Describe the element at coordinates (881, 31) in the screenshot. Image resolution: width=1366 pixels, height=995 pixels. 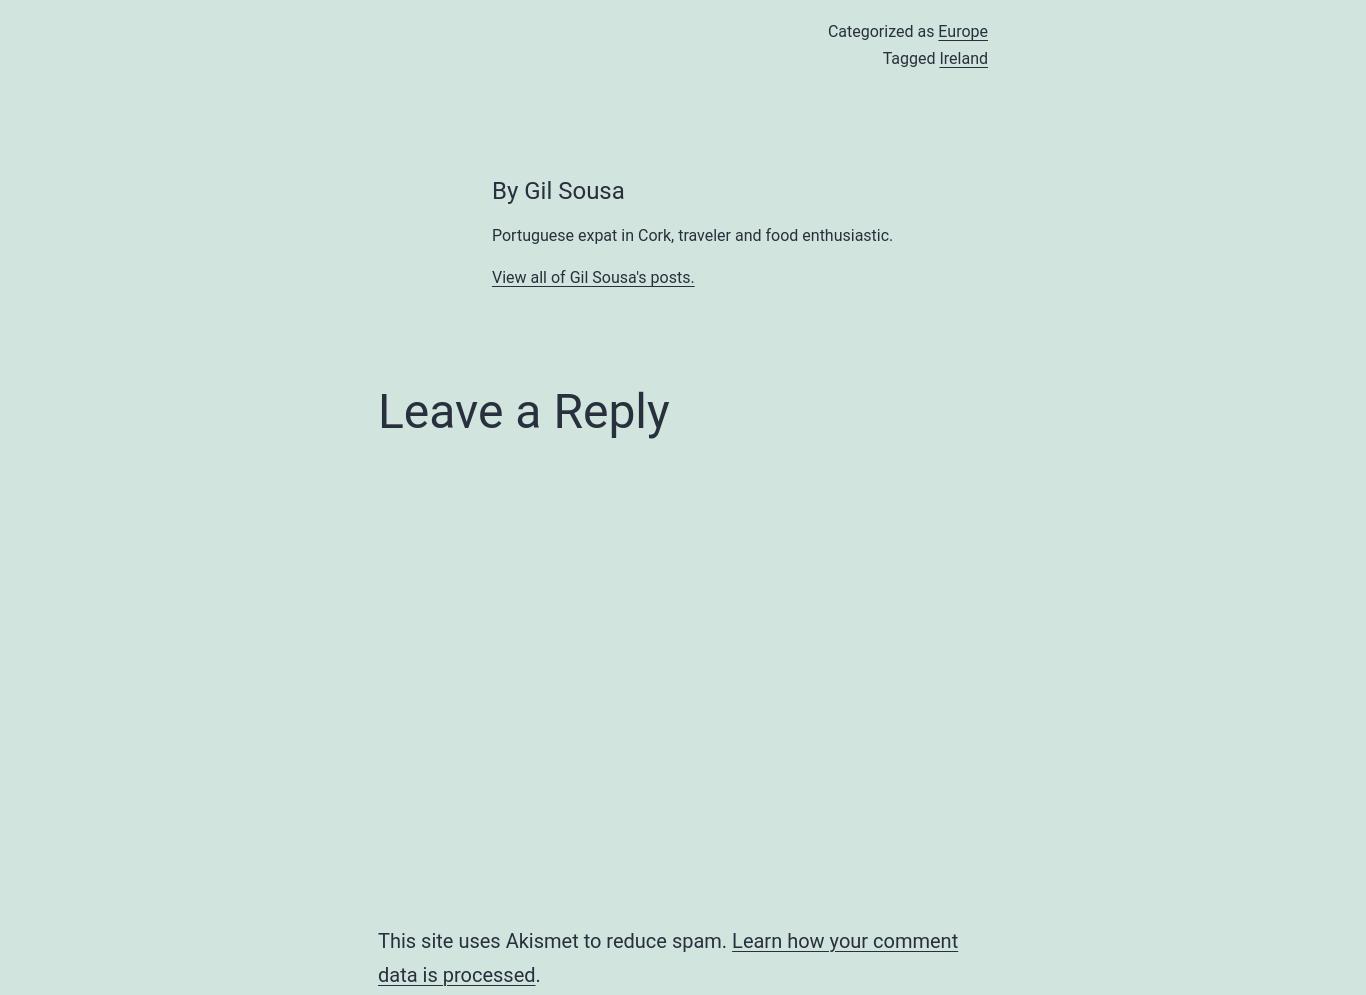
I see `'Categorized as'` at that location.